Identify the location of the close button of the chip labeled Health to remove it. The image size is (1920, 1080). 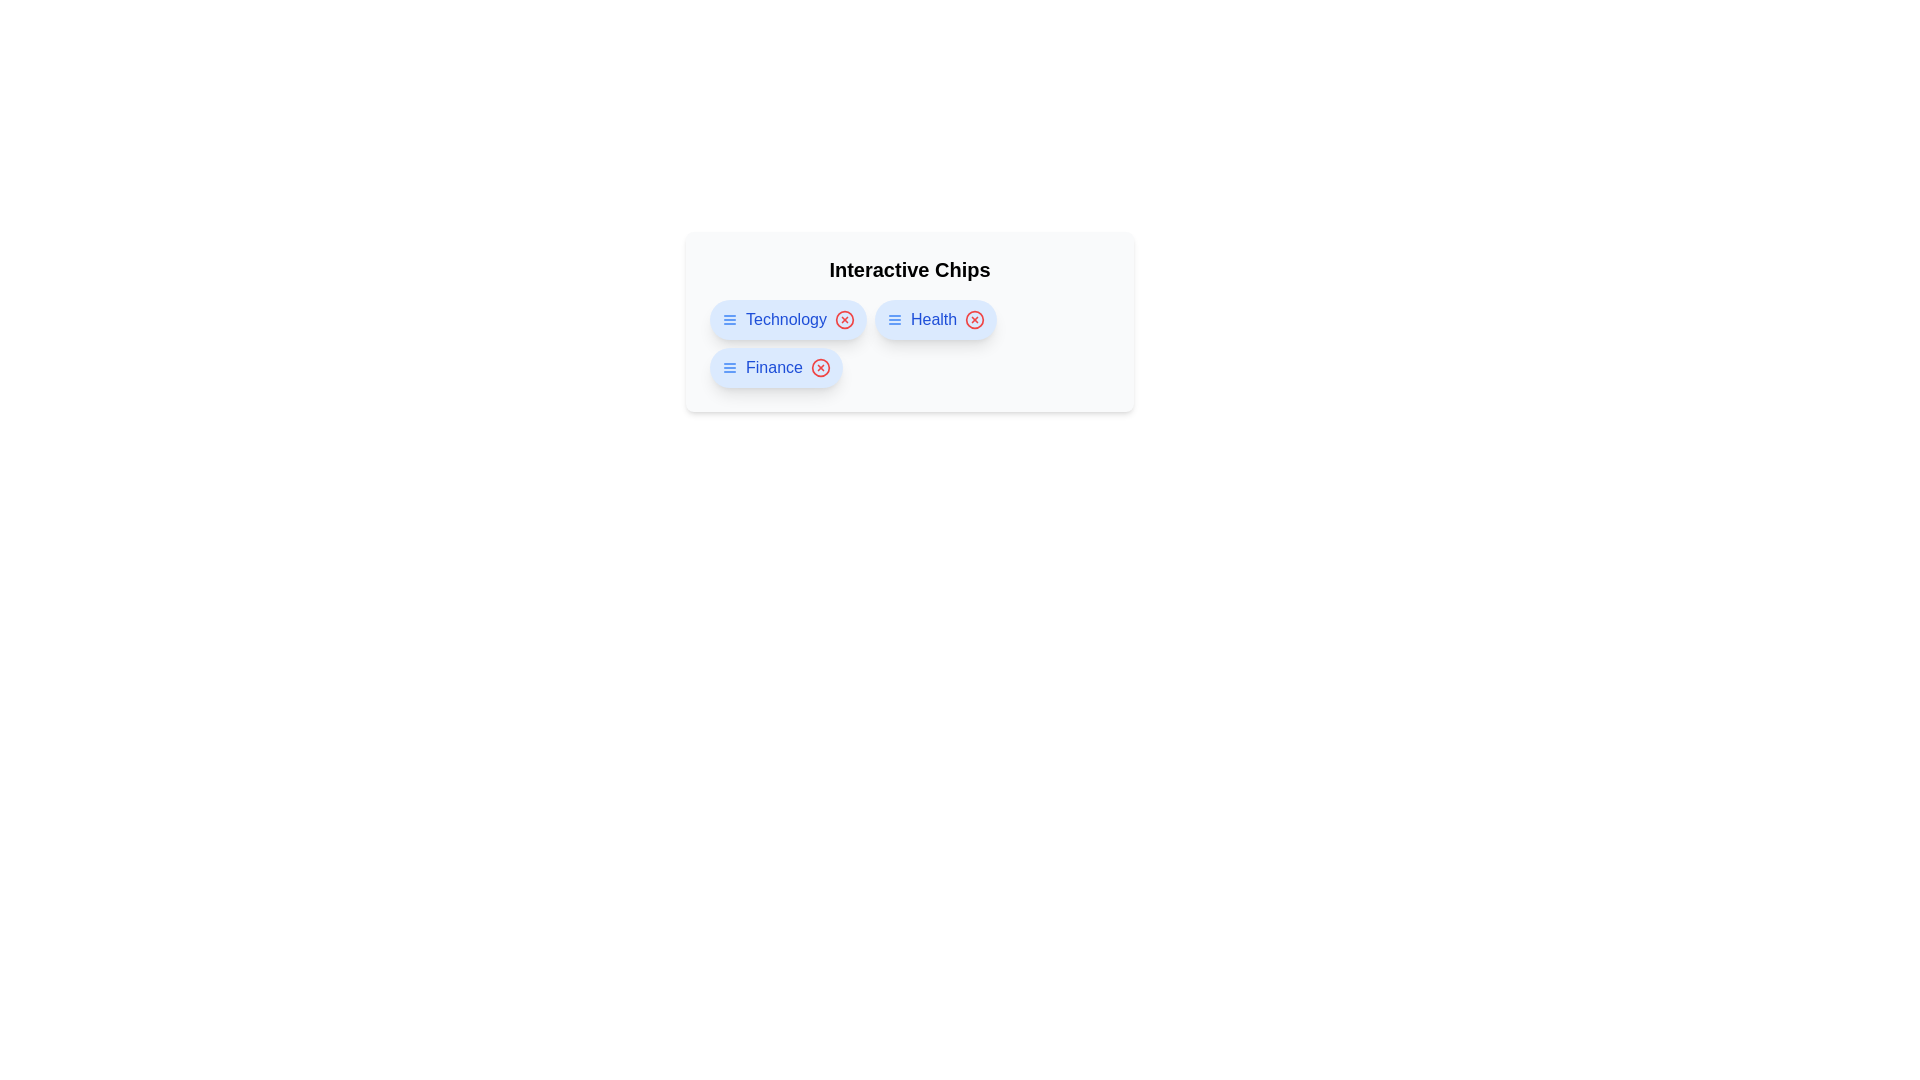
(975, 319).